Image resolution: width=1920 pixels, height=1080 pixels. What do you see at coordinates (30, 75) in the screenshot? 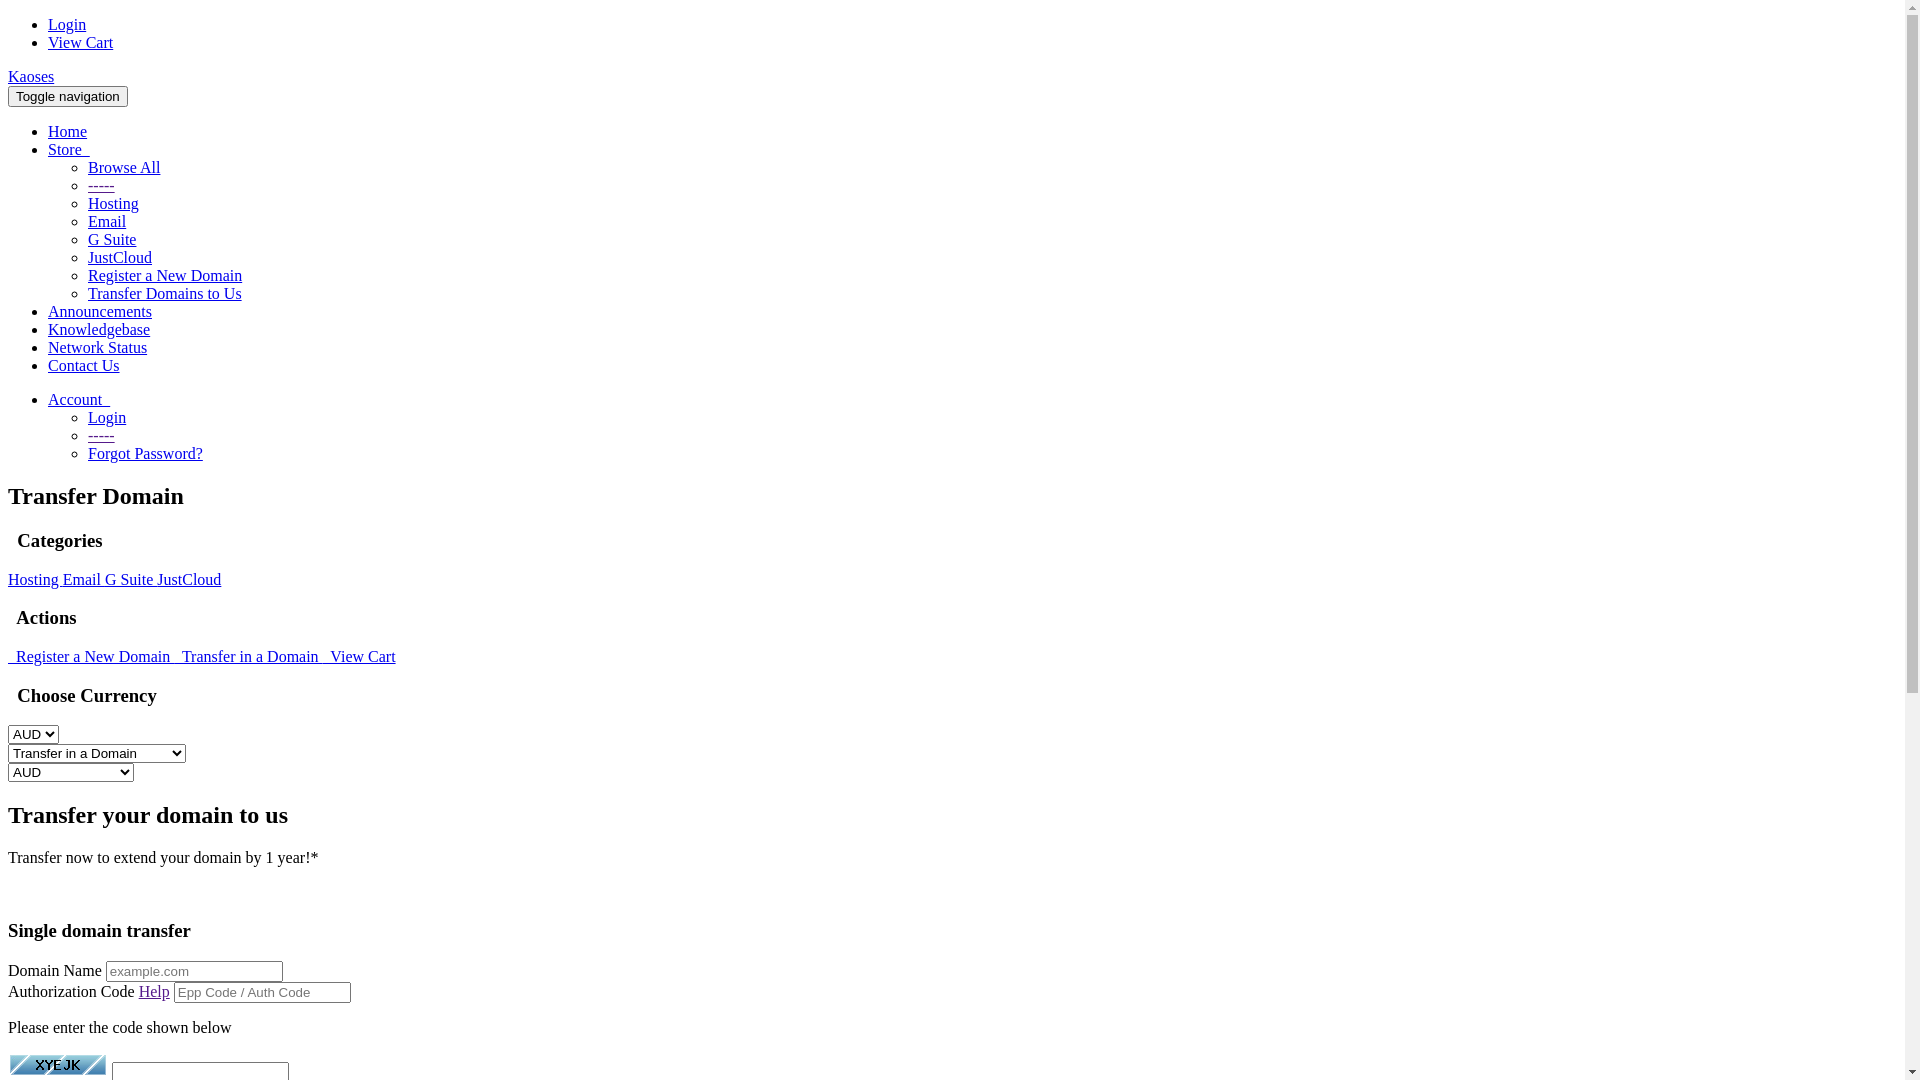
I see `'Kaoses'` at bounding box center [30, 75].